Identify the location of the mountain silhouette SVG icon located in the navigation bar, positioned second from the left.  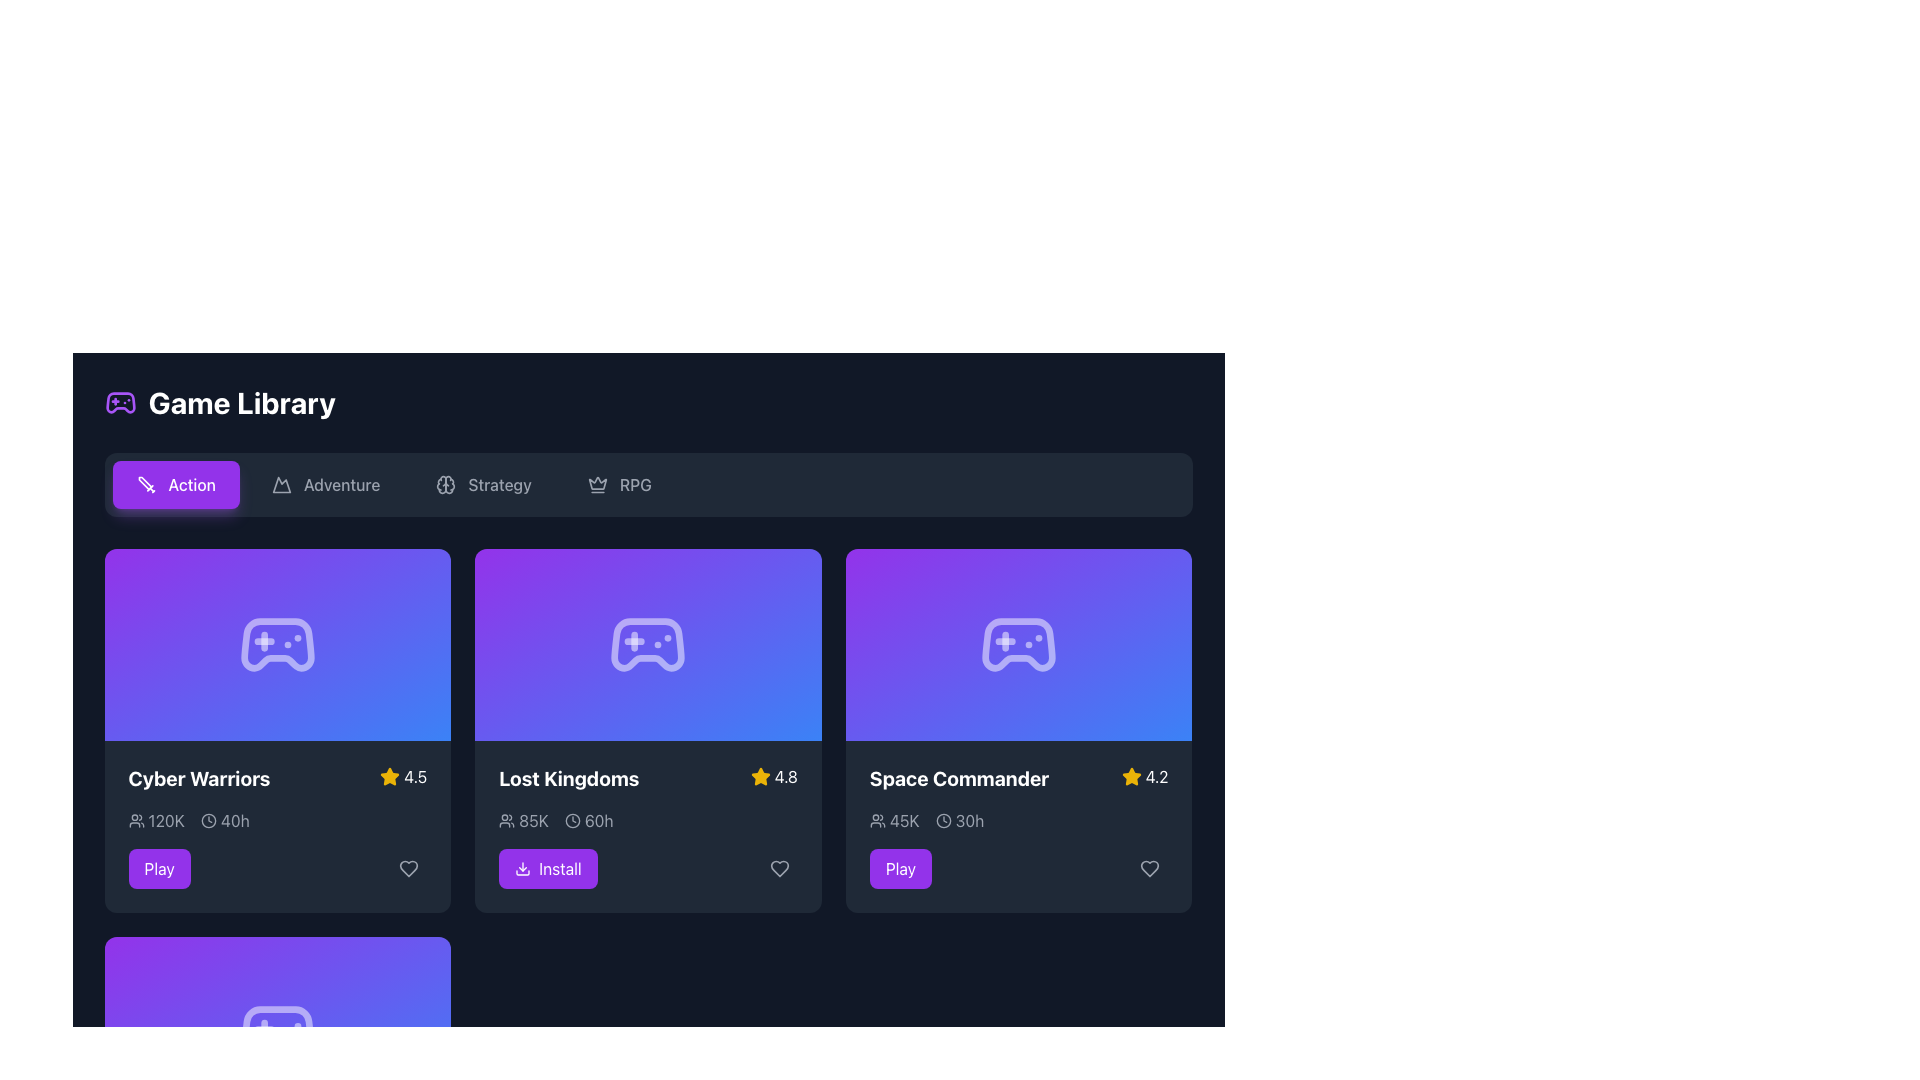
(280, 485).